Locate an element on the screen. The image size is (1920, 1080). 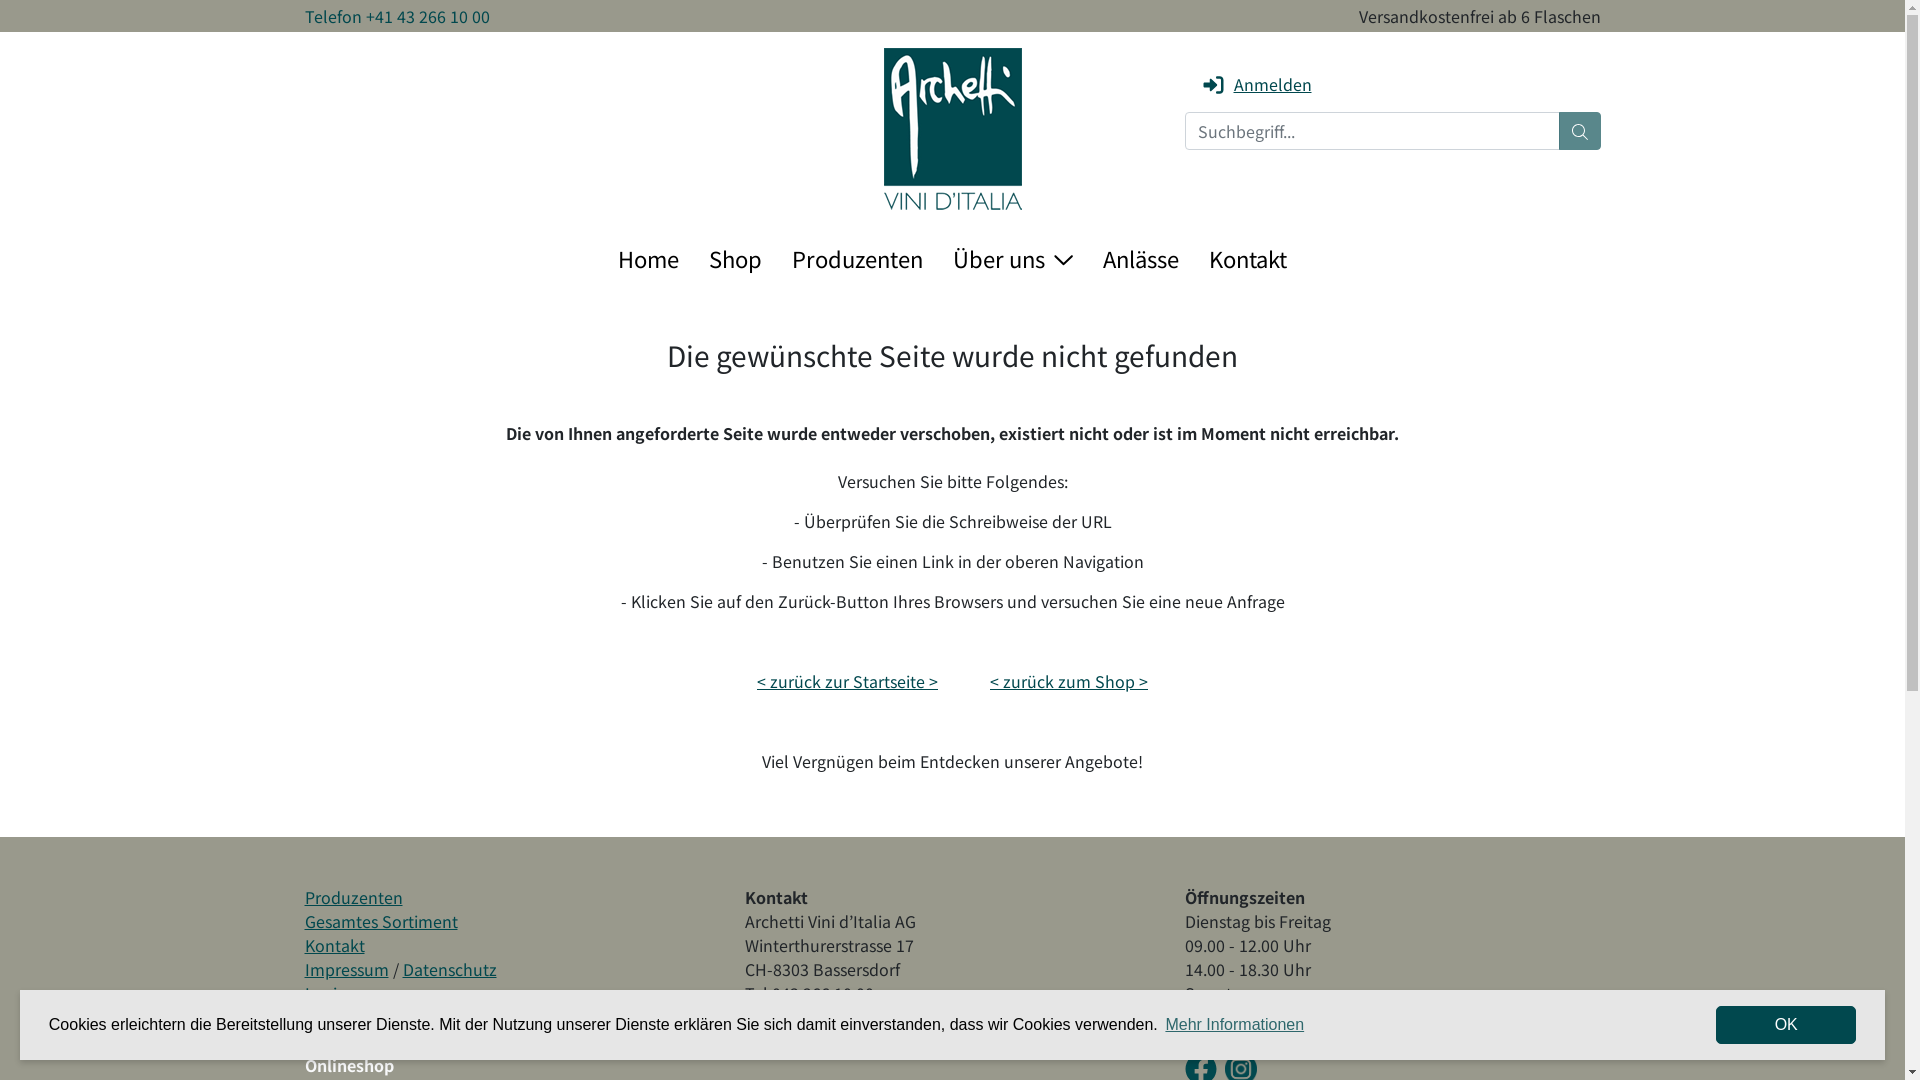
'Gesamtes Sortiment' is located at coordinates (302, 921).